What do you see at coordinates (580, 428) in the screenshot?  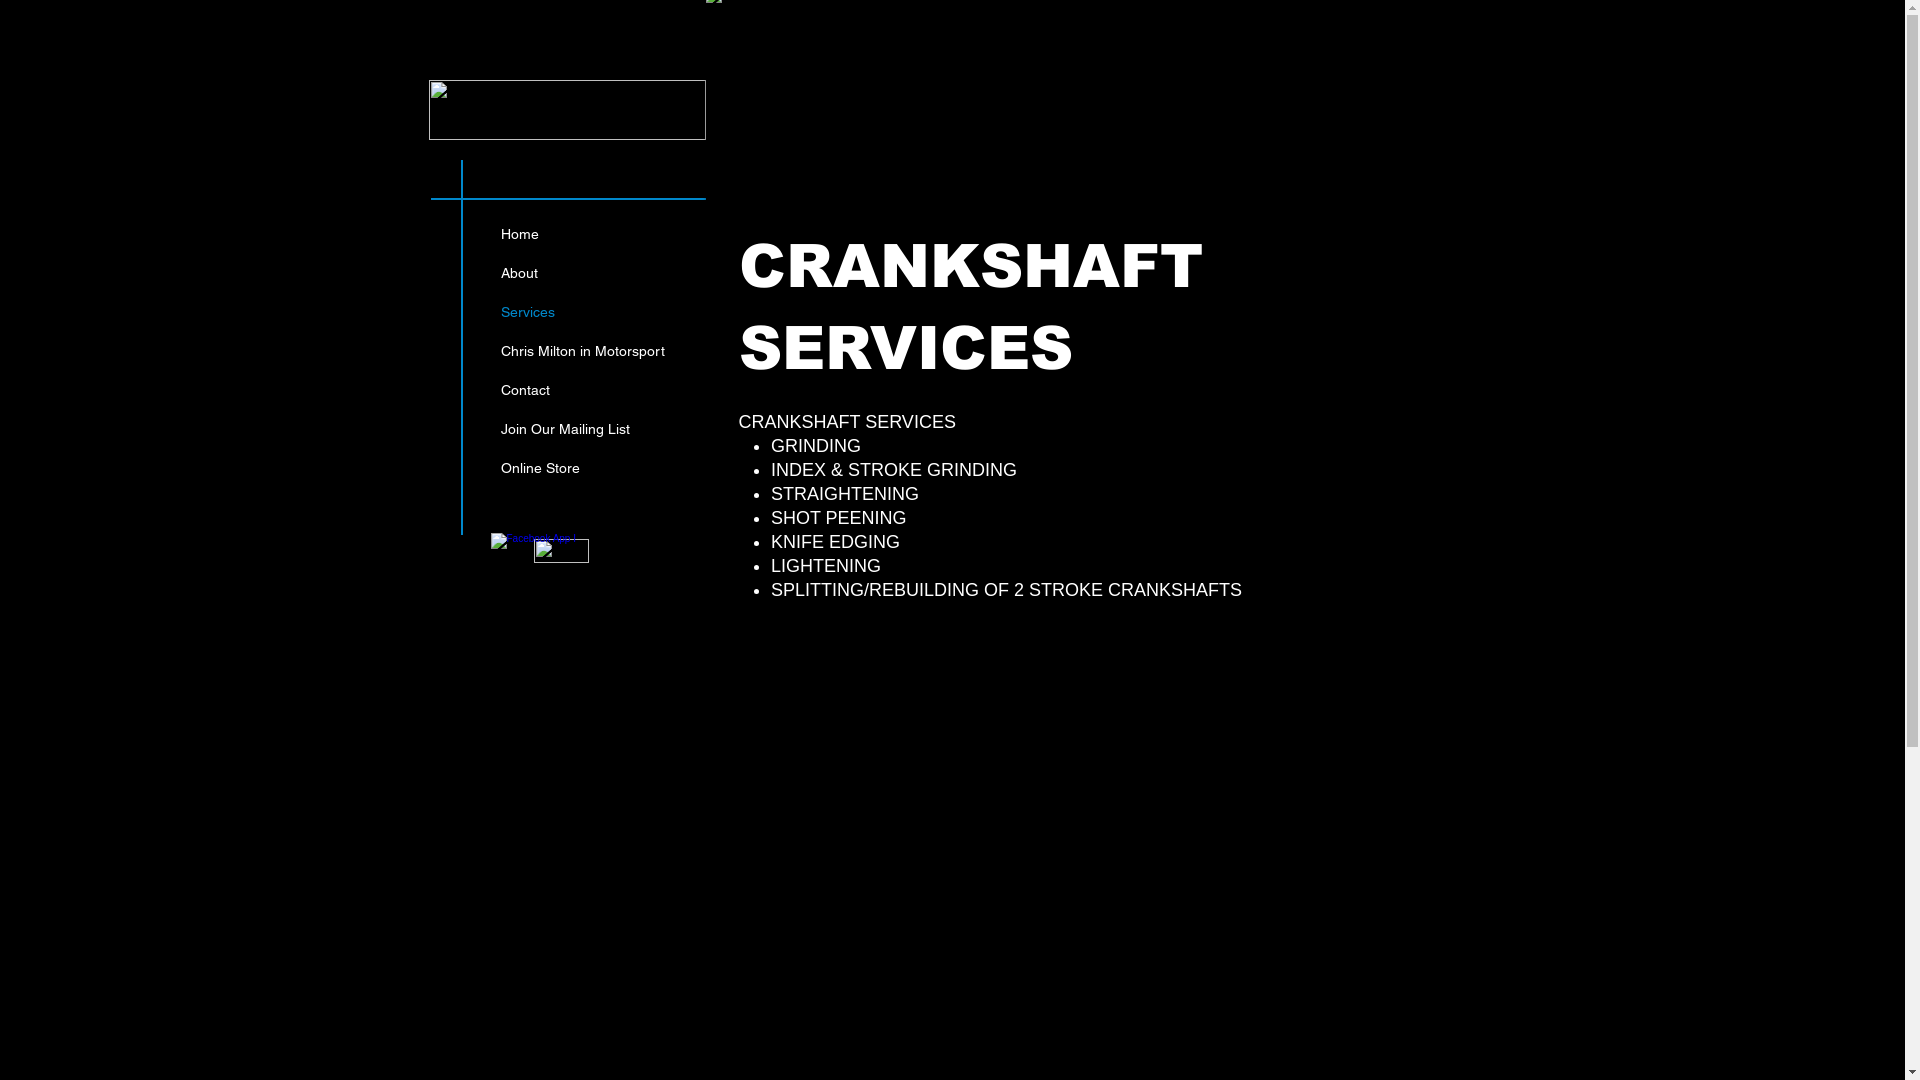 I see `'Join Our Mailing List'` at bounding box center [580, 428].